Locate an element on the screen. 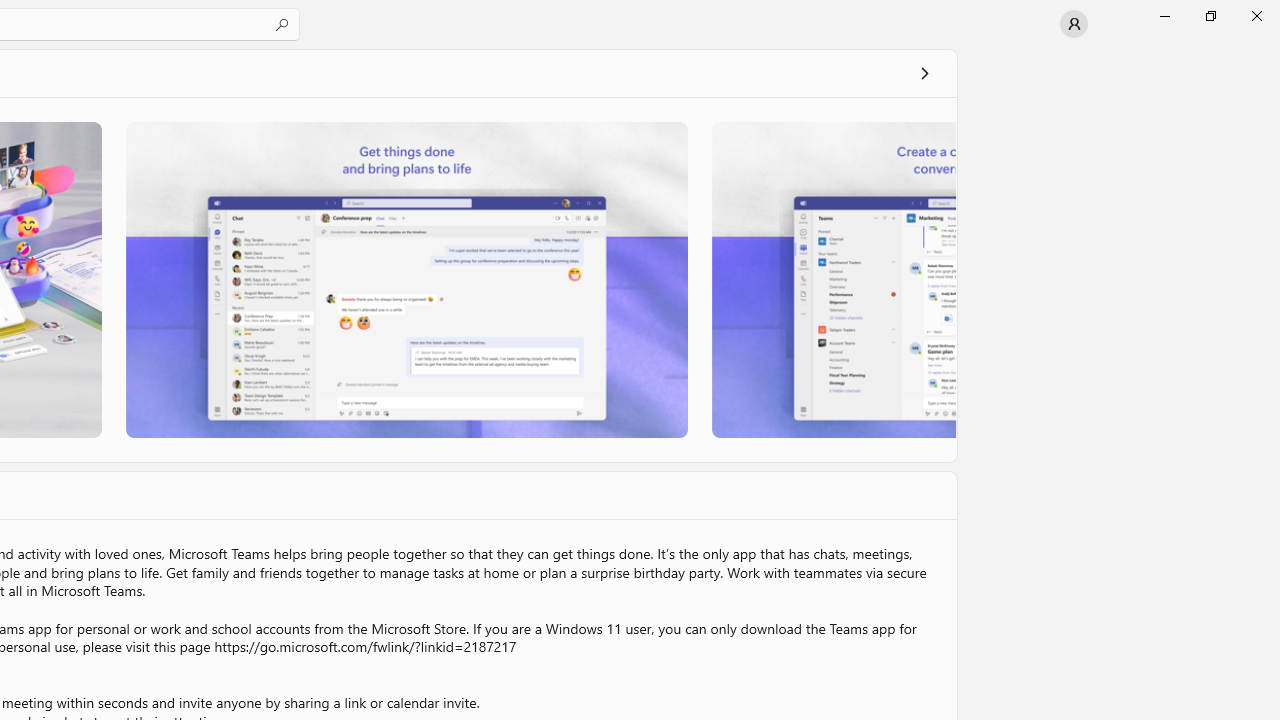 The height and width of the screenshot is (720, 1280). 'Close Microsoft Store' is located at coordinates (1255, 15).